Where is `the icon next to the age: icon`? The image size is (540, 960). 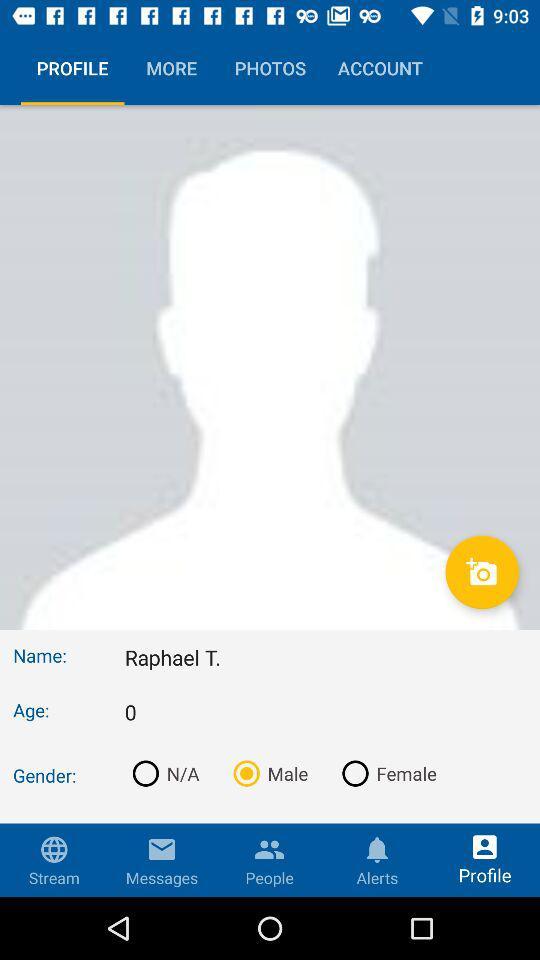 the icon next to the age: icon is located at coordinates (325, 712).